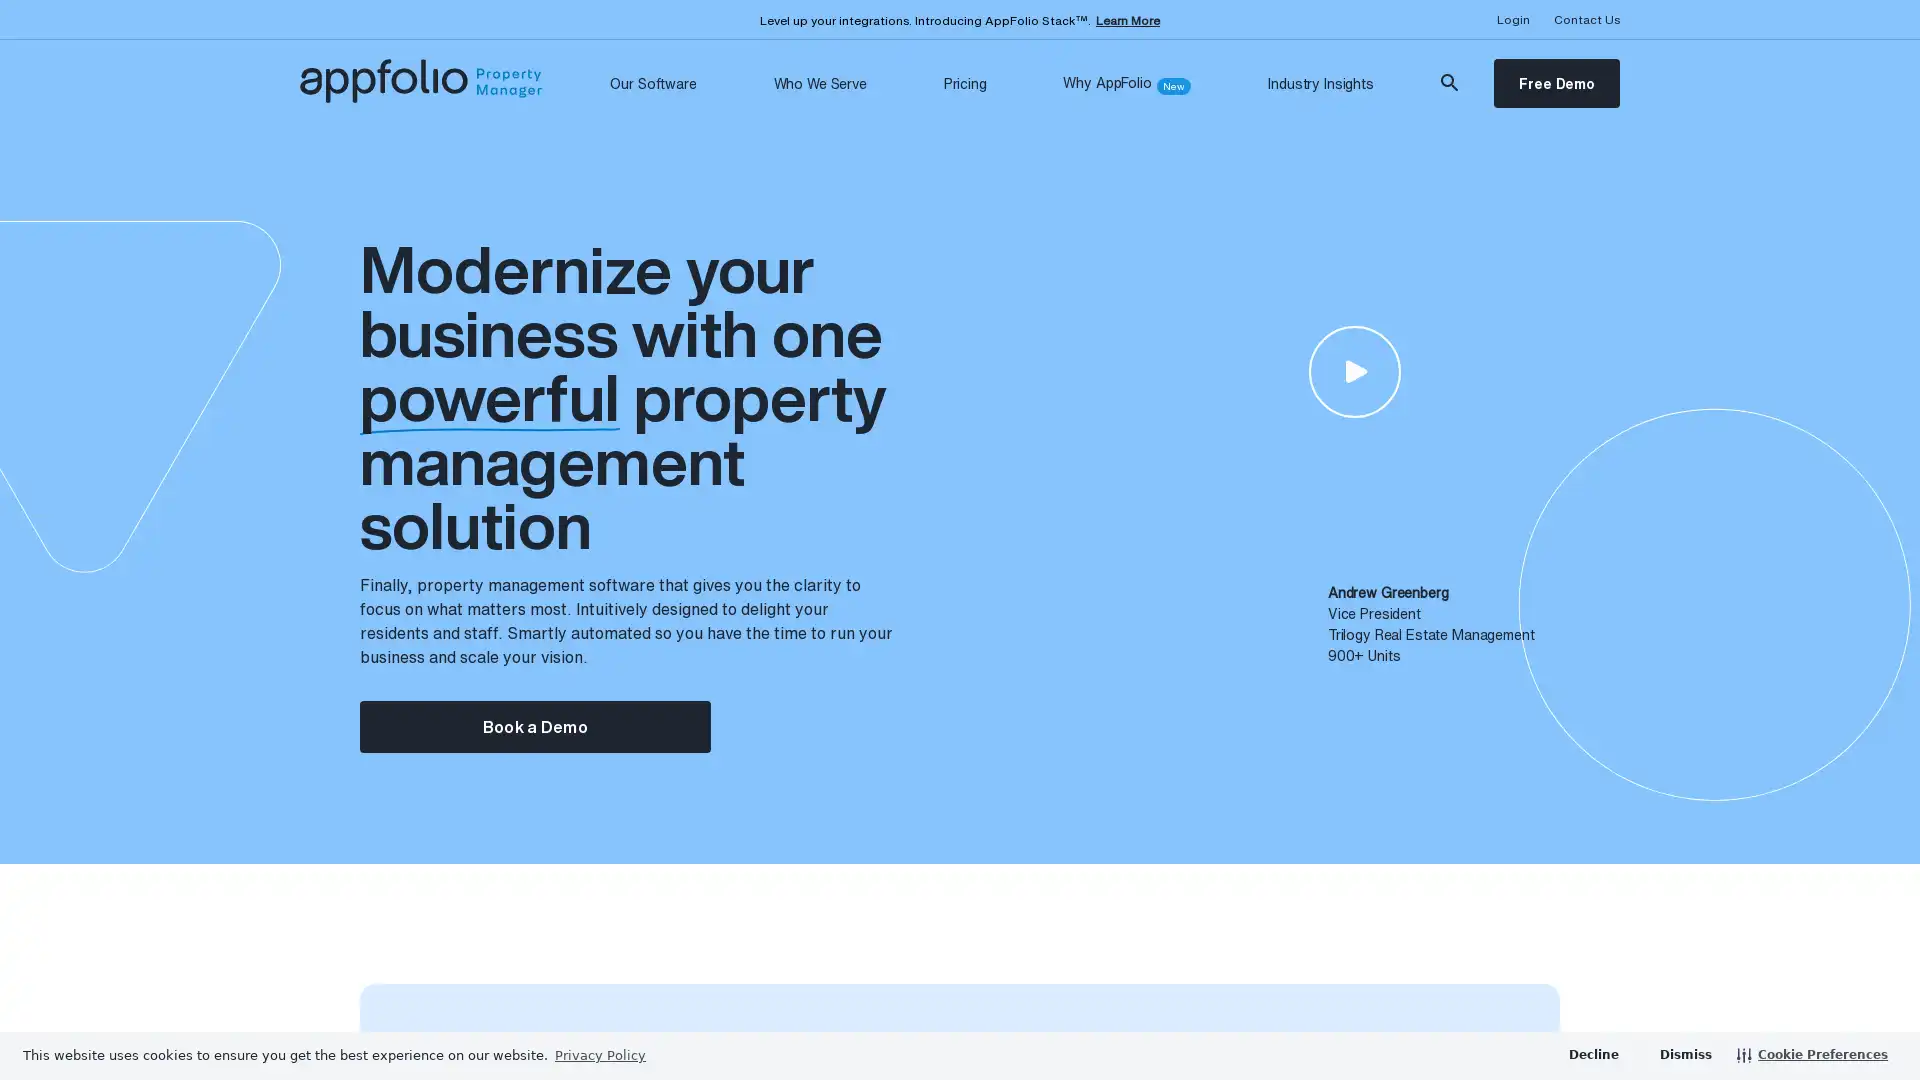 The width and height of the screenshot is (1920, 1080). I want to click on Opens Login Dropdown, so click(1516, 19).